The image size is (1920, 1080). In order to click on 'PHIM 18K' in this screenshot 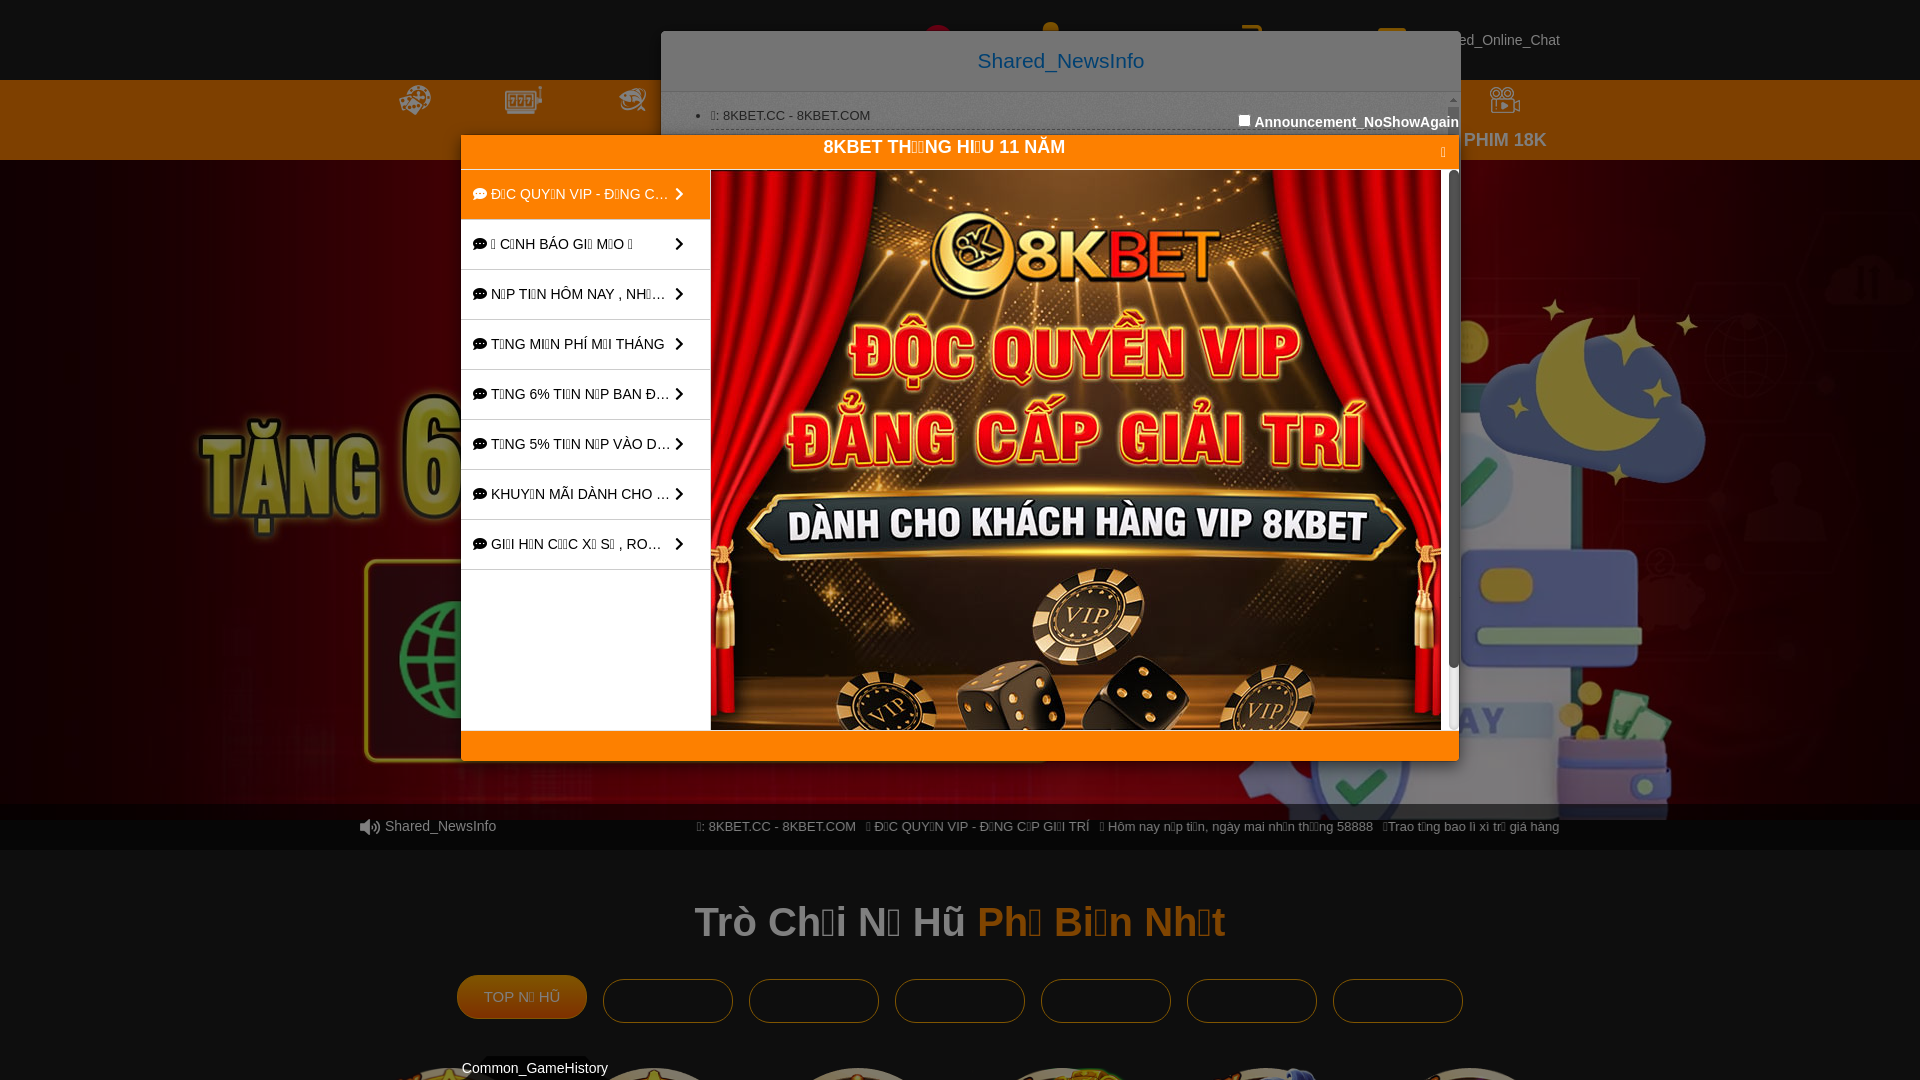, I will do `click(1505, 119)`.